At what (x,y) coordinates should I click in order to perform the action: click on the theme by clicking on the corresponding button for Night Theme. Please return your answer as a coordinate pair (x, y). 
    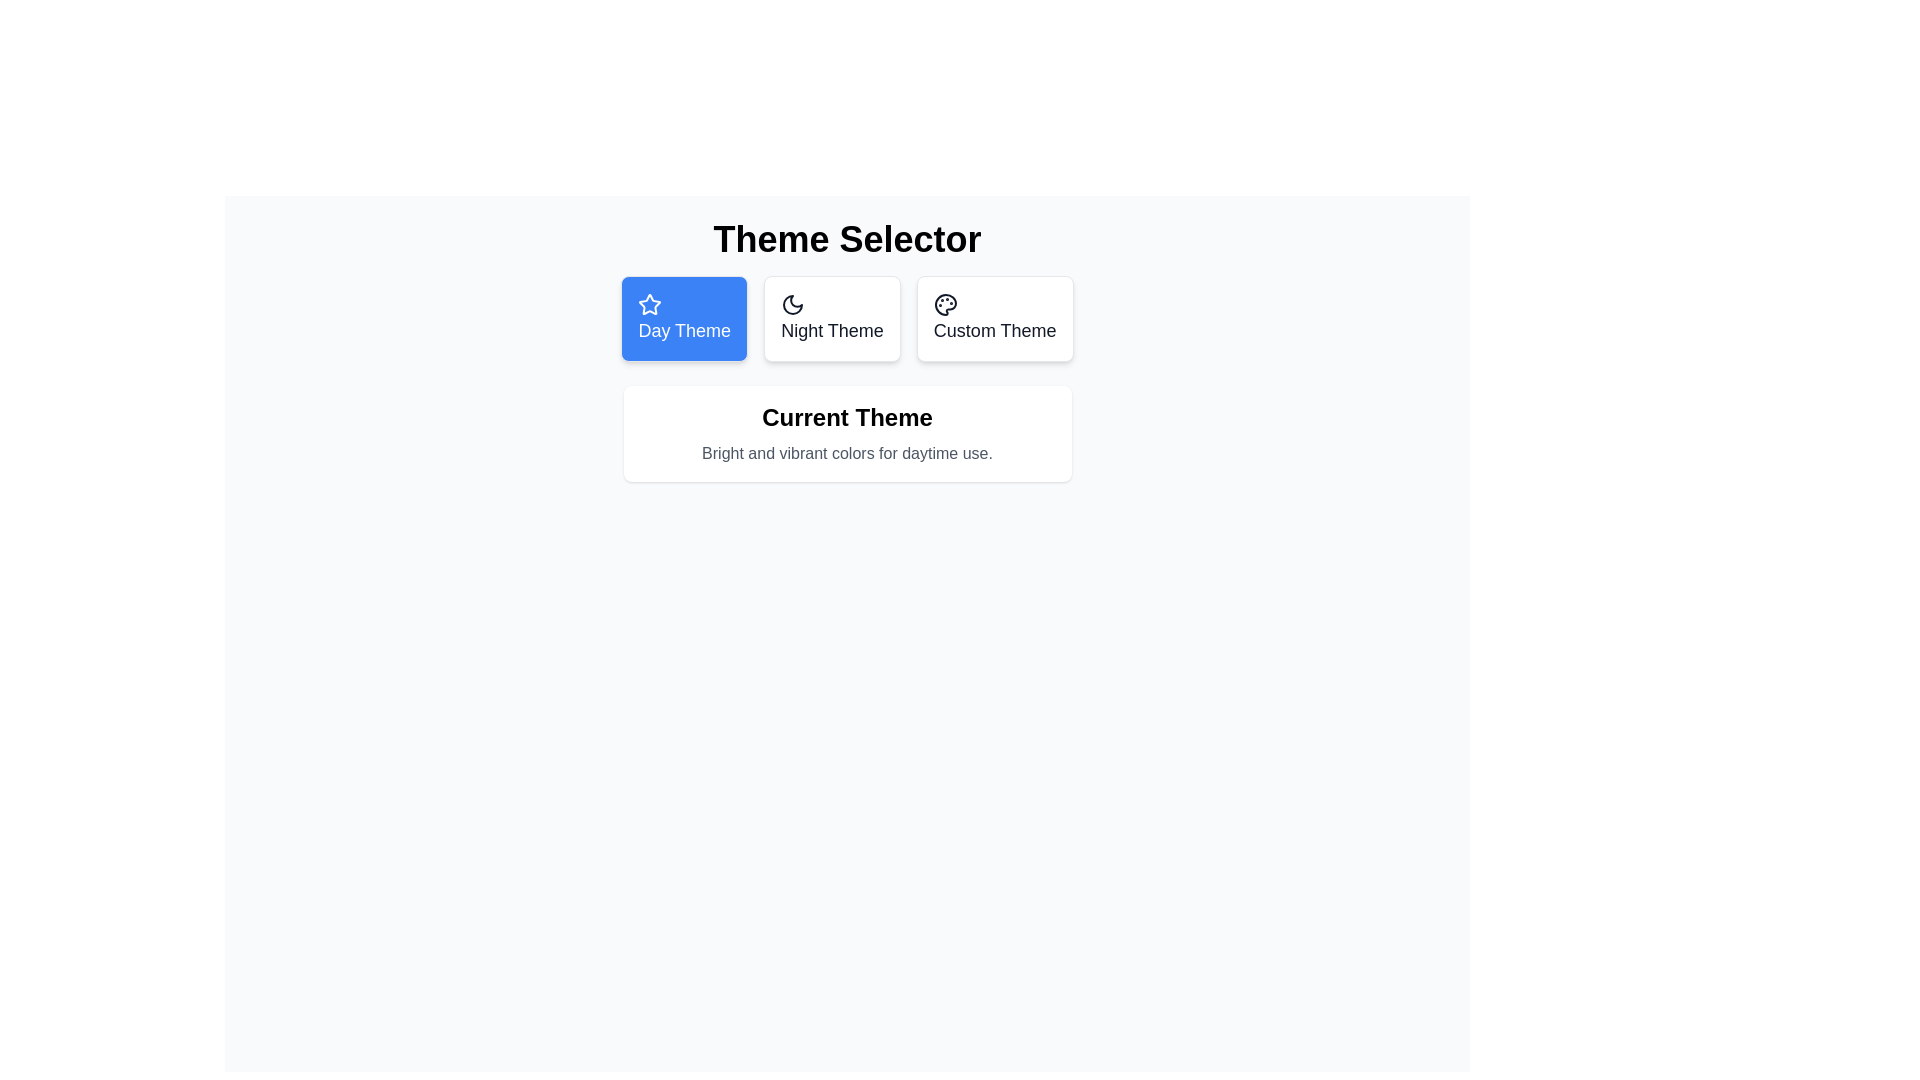
    Looking at the image, I should click on (832, 318).